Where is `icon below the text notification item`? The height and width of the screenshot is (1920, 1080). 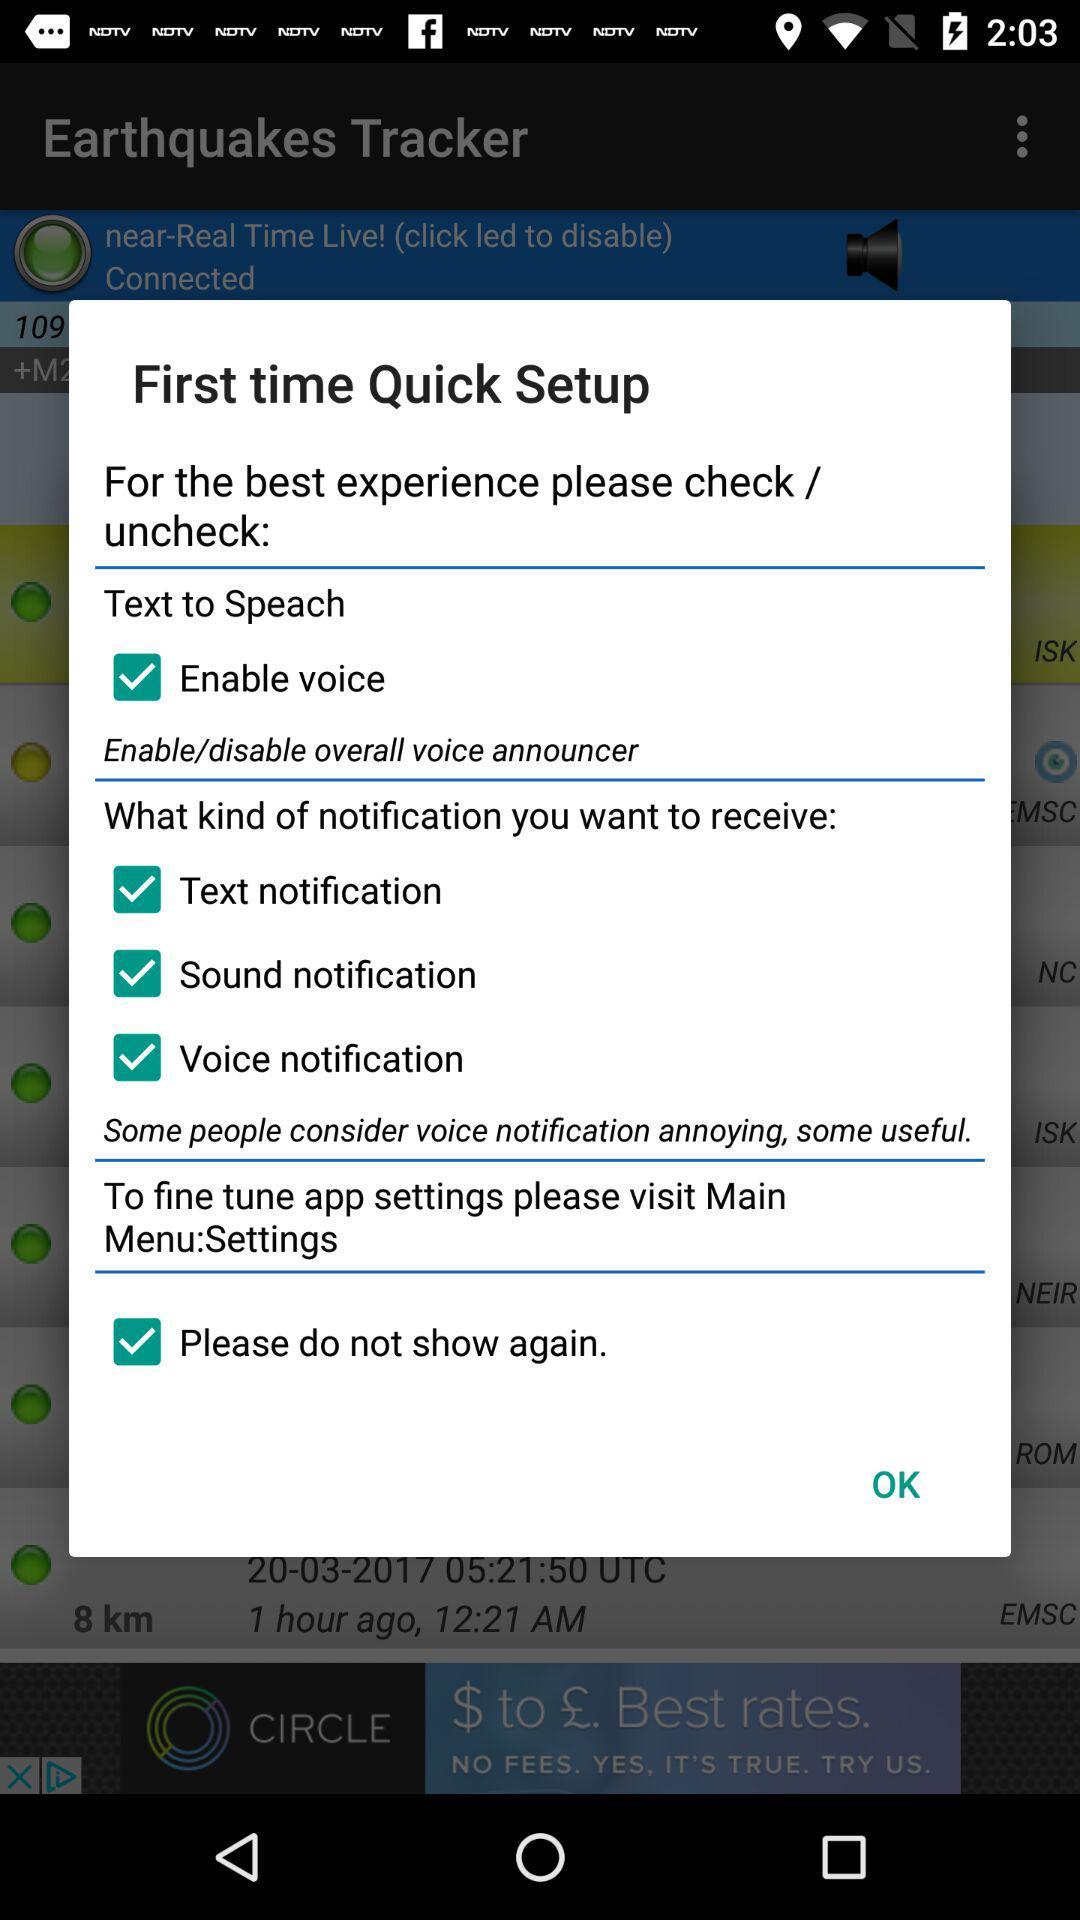
icon below the text notification item is located at coordinates (286, 973).